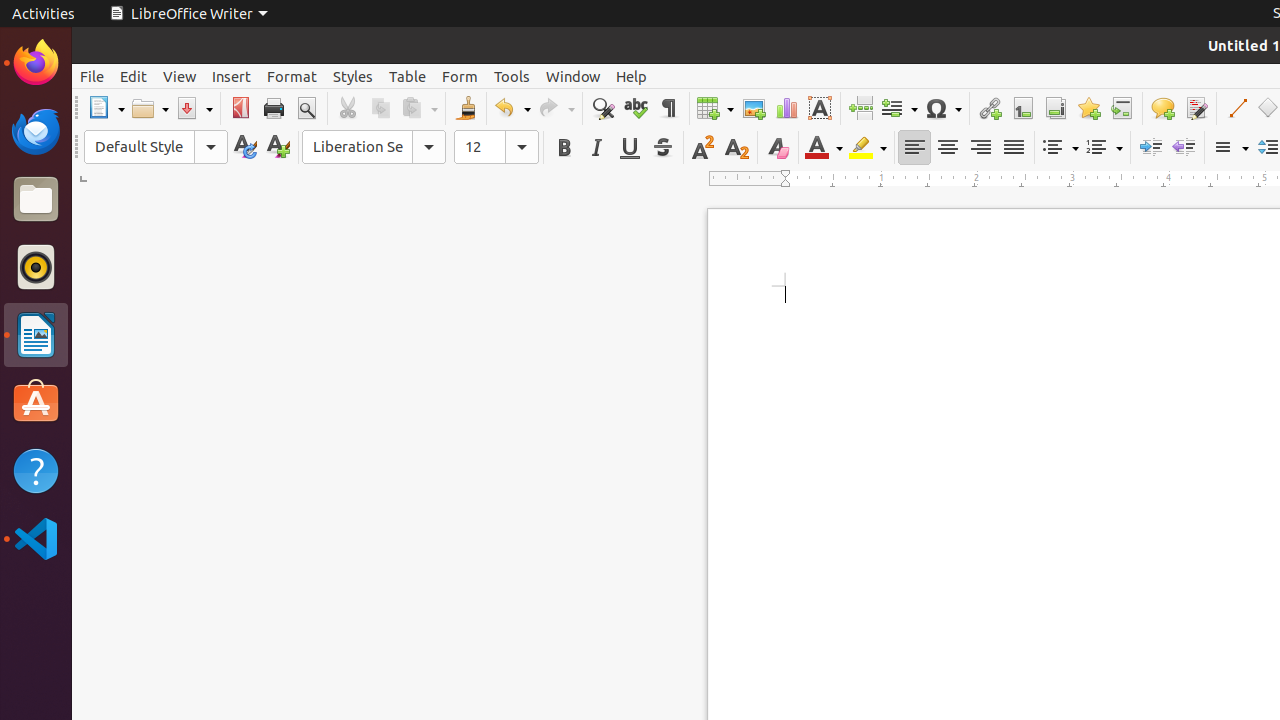 The image size is (1280, 720). What do you see at coordinates (1013, 146) in the screenshot?
I see `'Justified'` at bounding box center [1013, 146].